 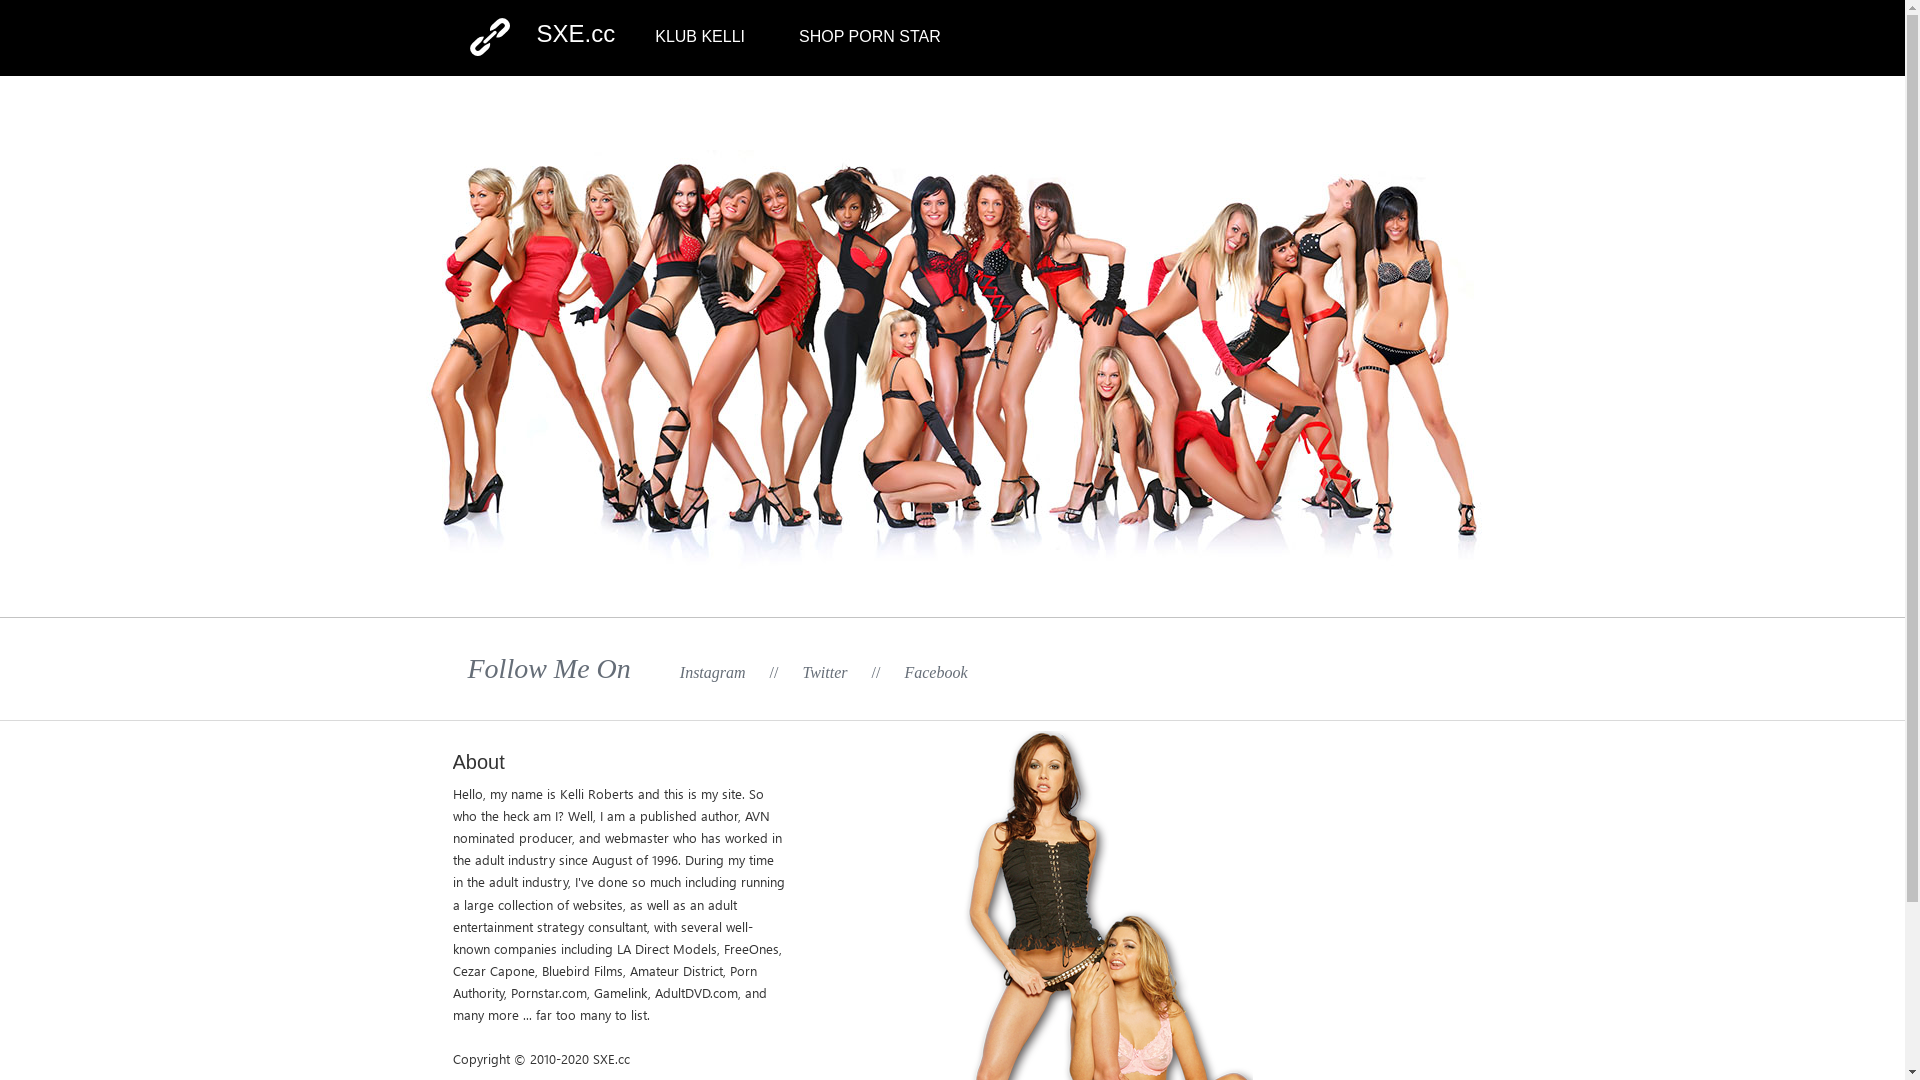 I want to click on 'SHOP PORN STAR', so click(x=869, y=36).